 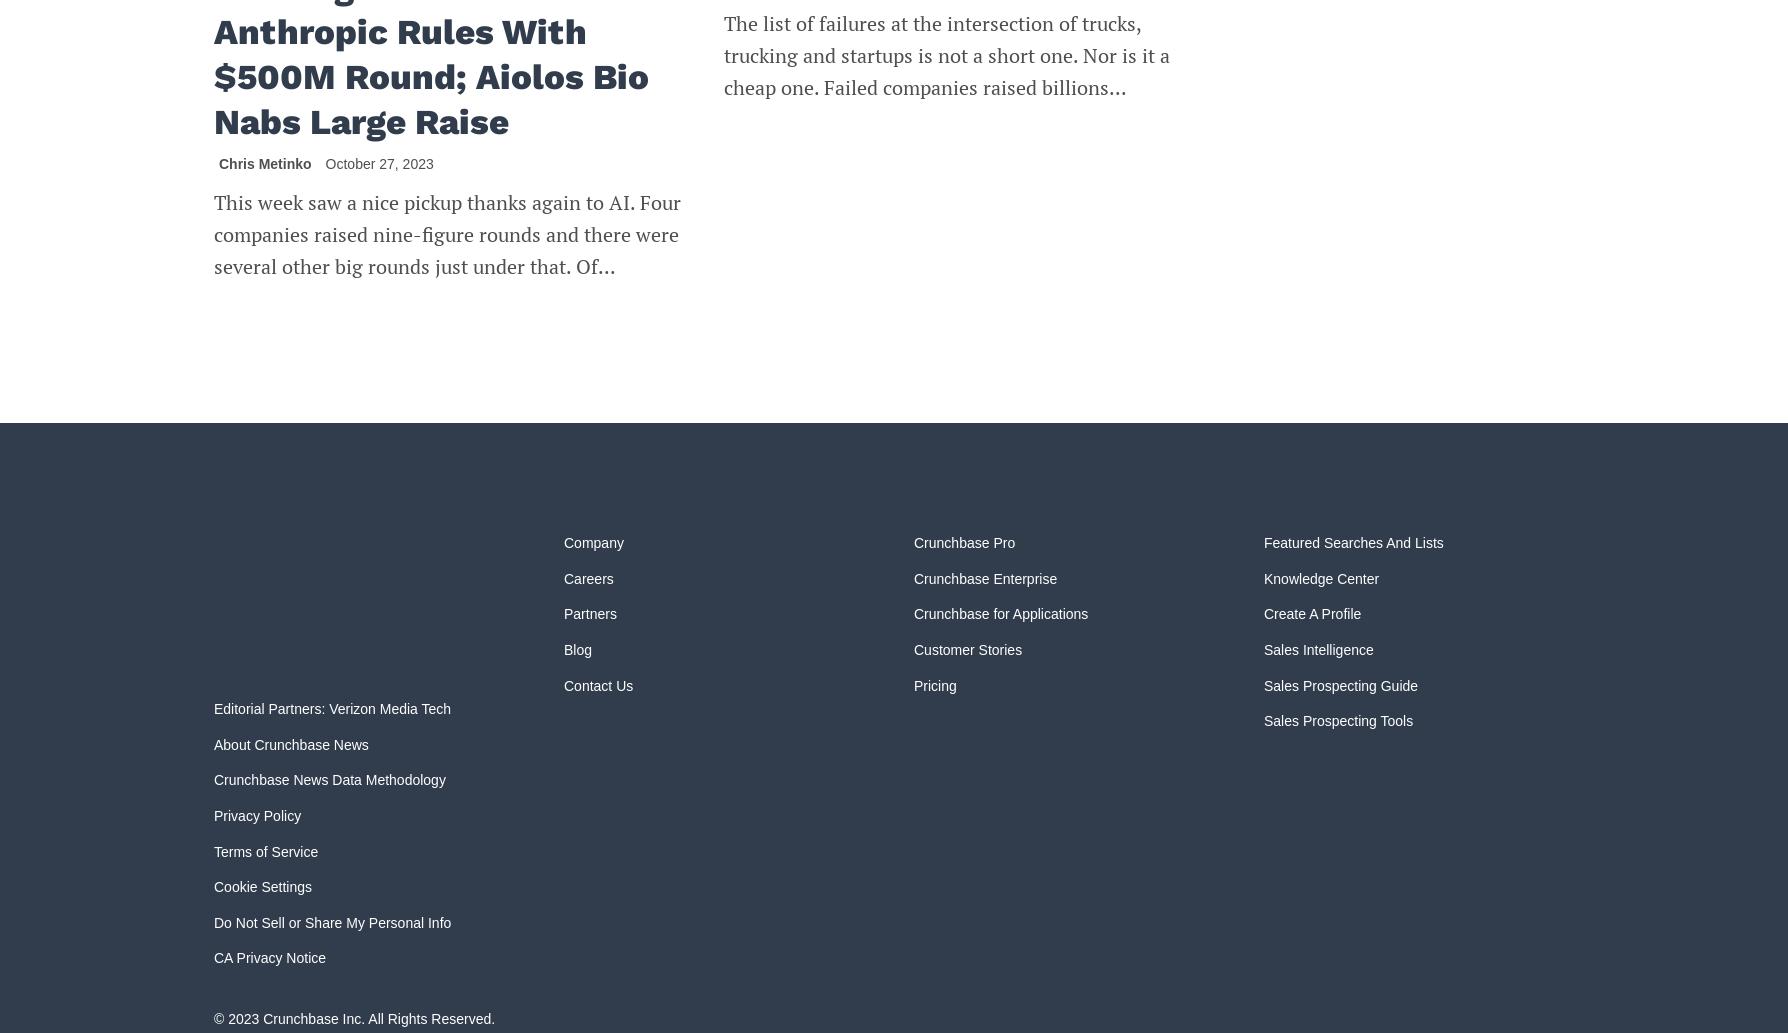 I want to click on 'Sales Prospecting Tools', so click(x=1337, y=721).